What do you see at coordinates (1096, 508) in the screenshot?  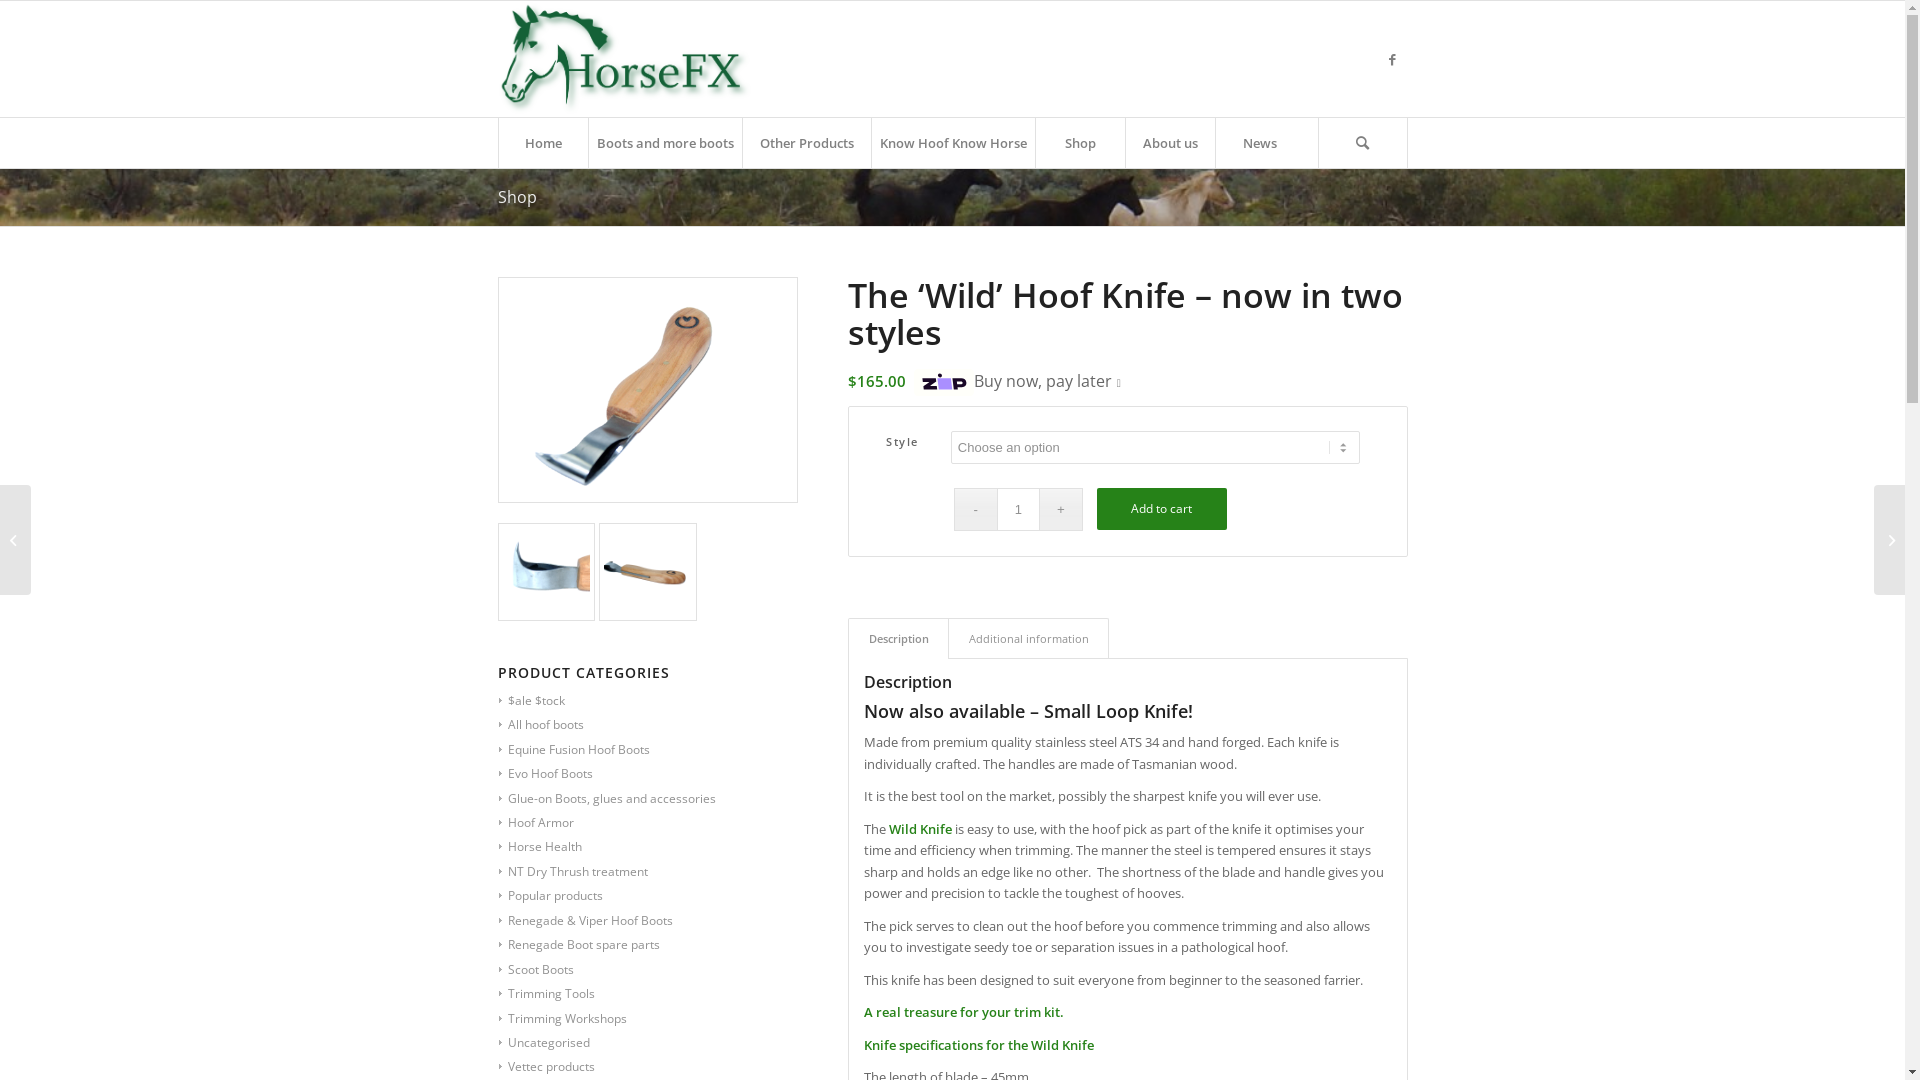 I see `'Add to cart'` at bounding box center [1096, 508].